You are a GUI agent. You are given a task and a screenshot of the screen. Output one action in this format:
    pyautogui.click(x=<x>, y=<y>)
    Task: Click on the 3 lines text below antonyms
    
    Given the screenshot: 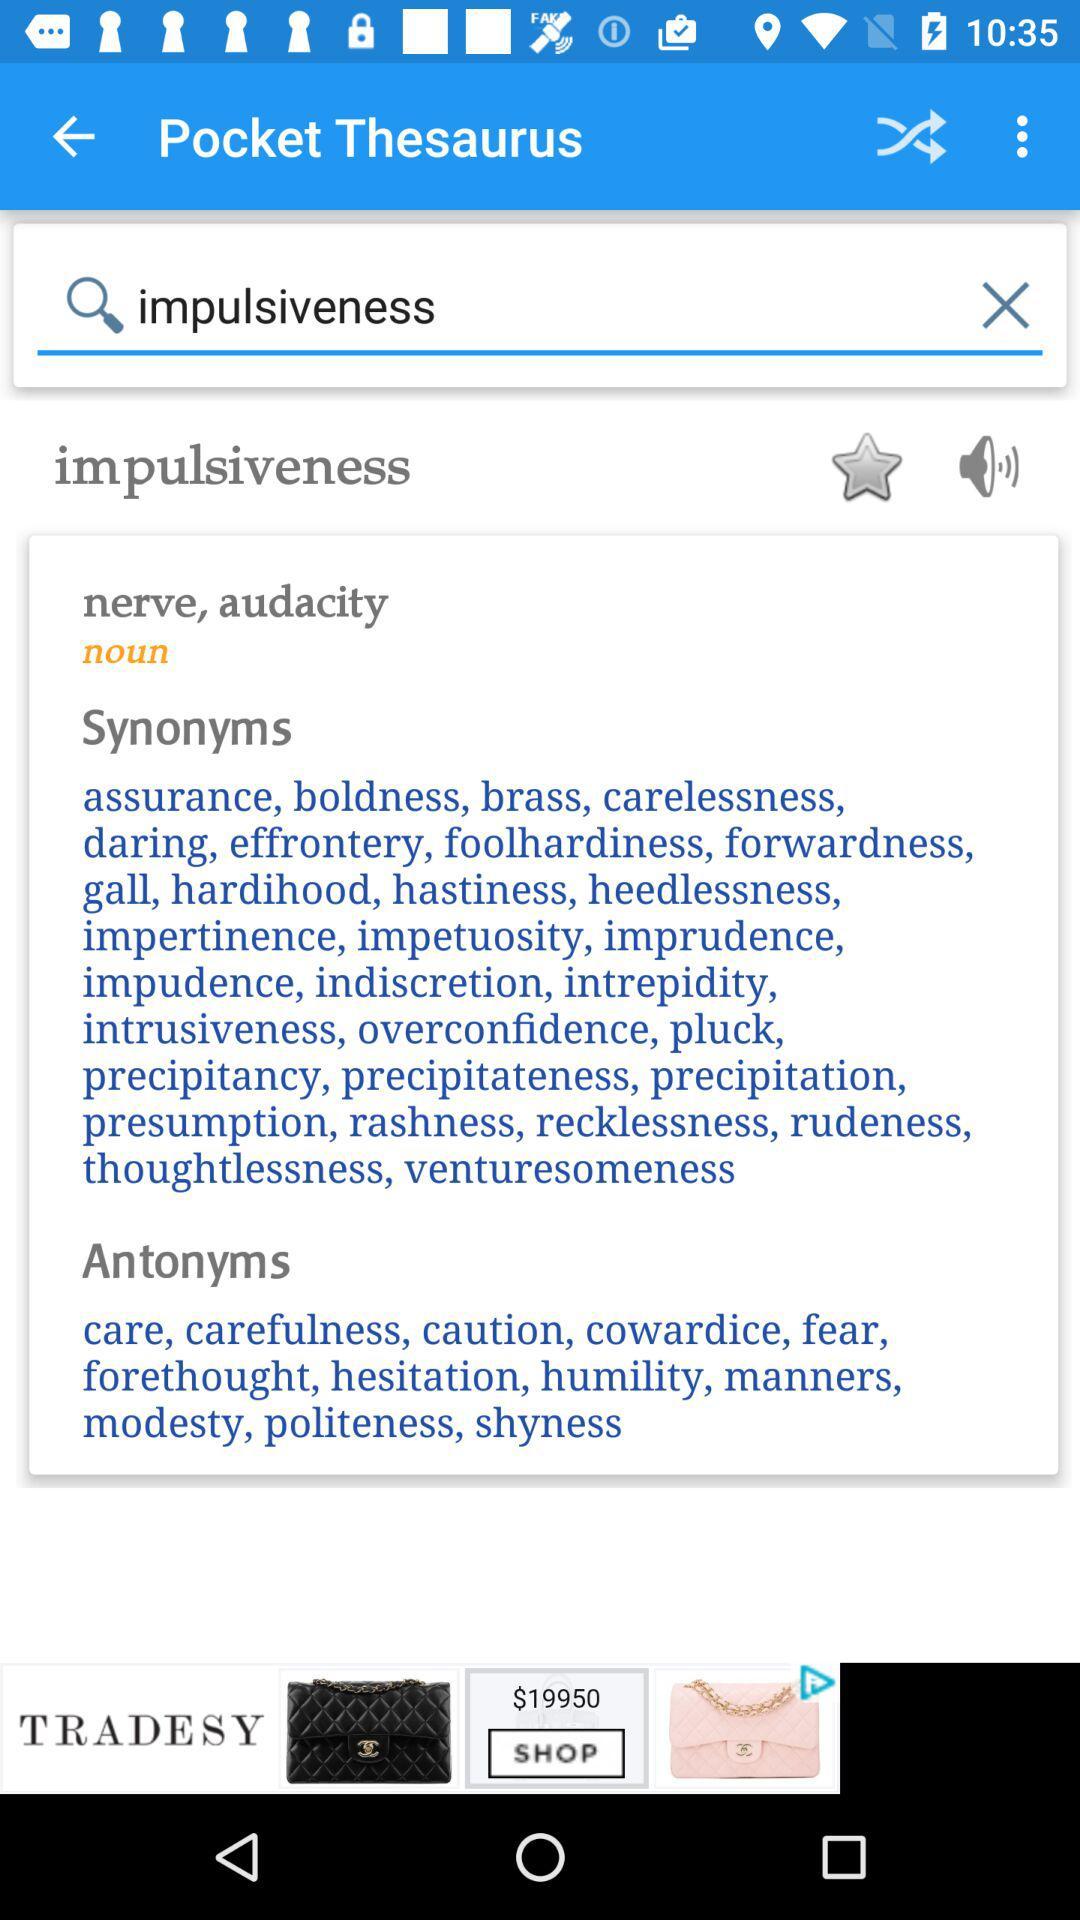 What is the action you would take?
    pyautogui.click(x=543, y=1373)
    